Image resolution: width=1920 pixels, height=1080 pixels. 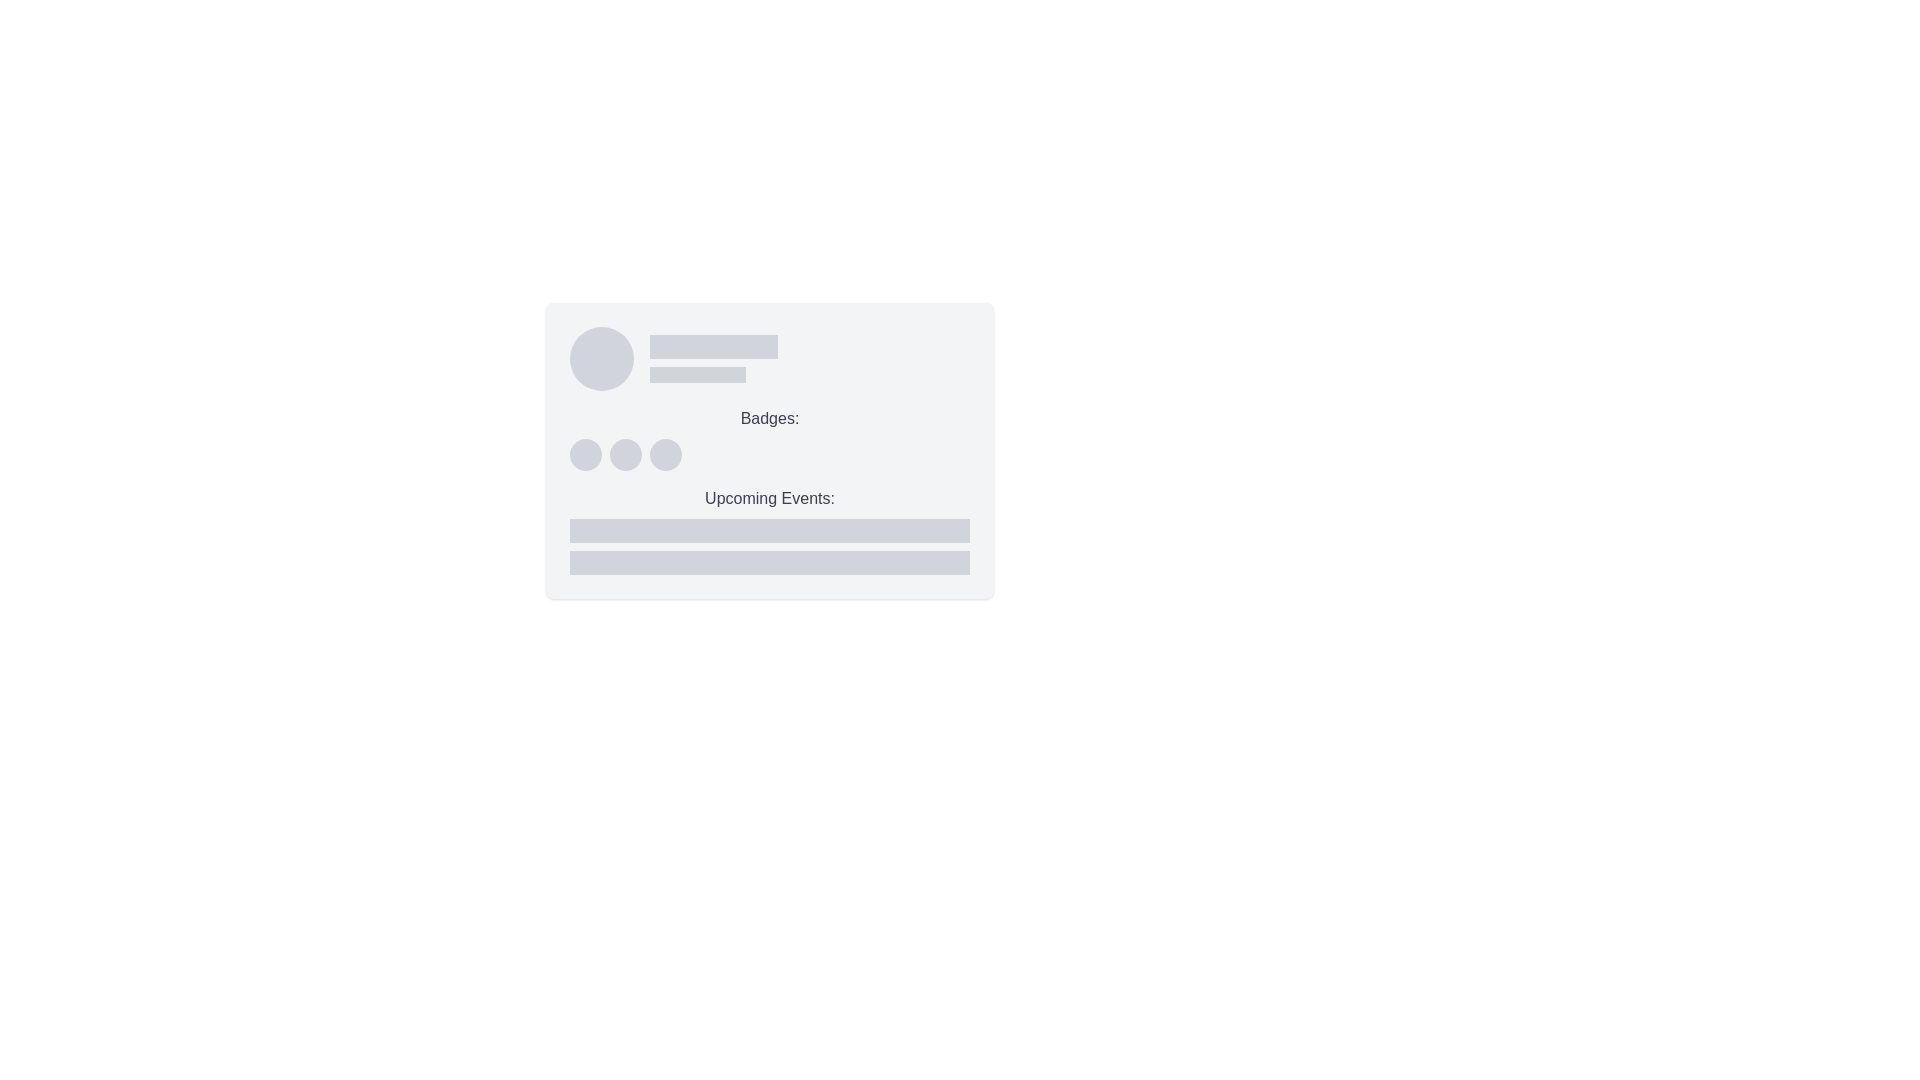 What do you see at coordinates (768, 547) in the screenshot?
I see `the grouping of non-interactive visual indicators consisting of two horizontally aligned gray bars located in the 'Upcoming Events:' section, immediately below the label 'Upcoming Events:'` at bounding box center [768, 547].